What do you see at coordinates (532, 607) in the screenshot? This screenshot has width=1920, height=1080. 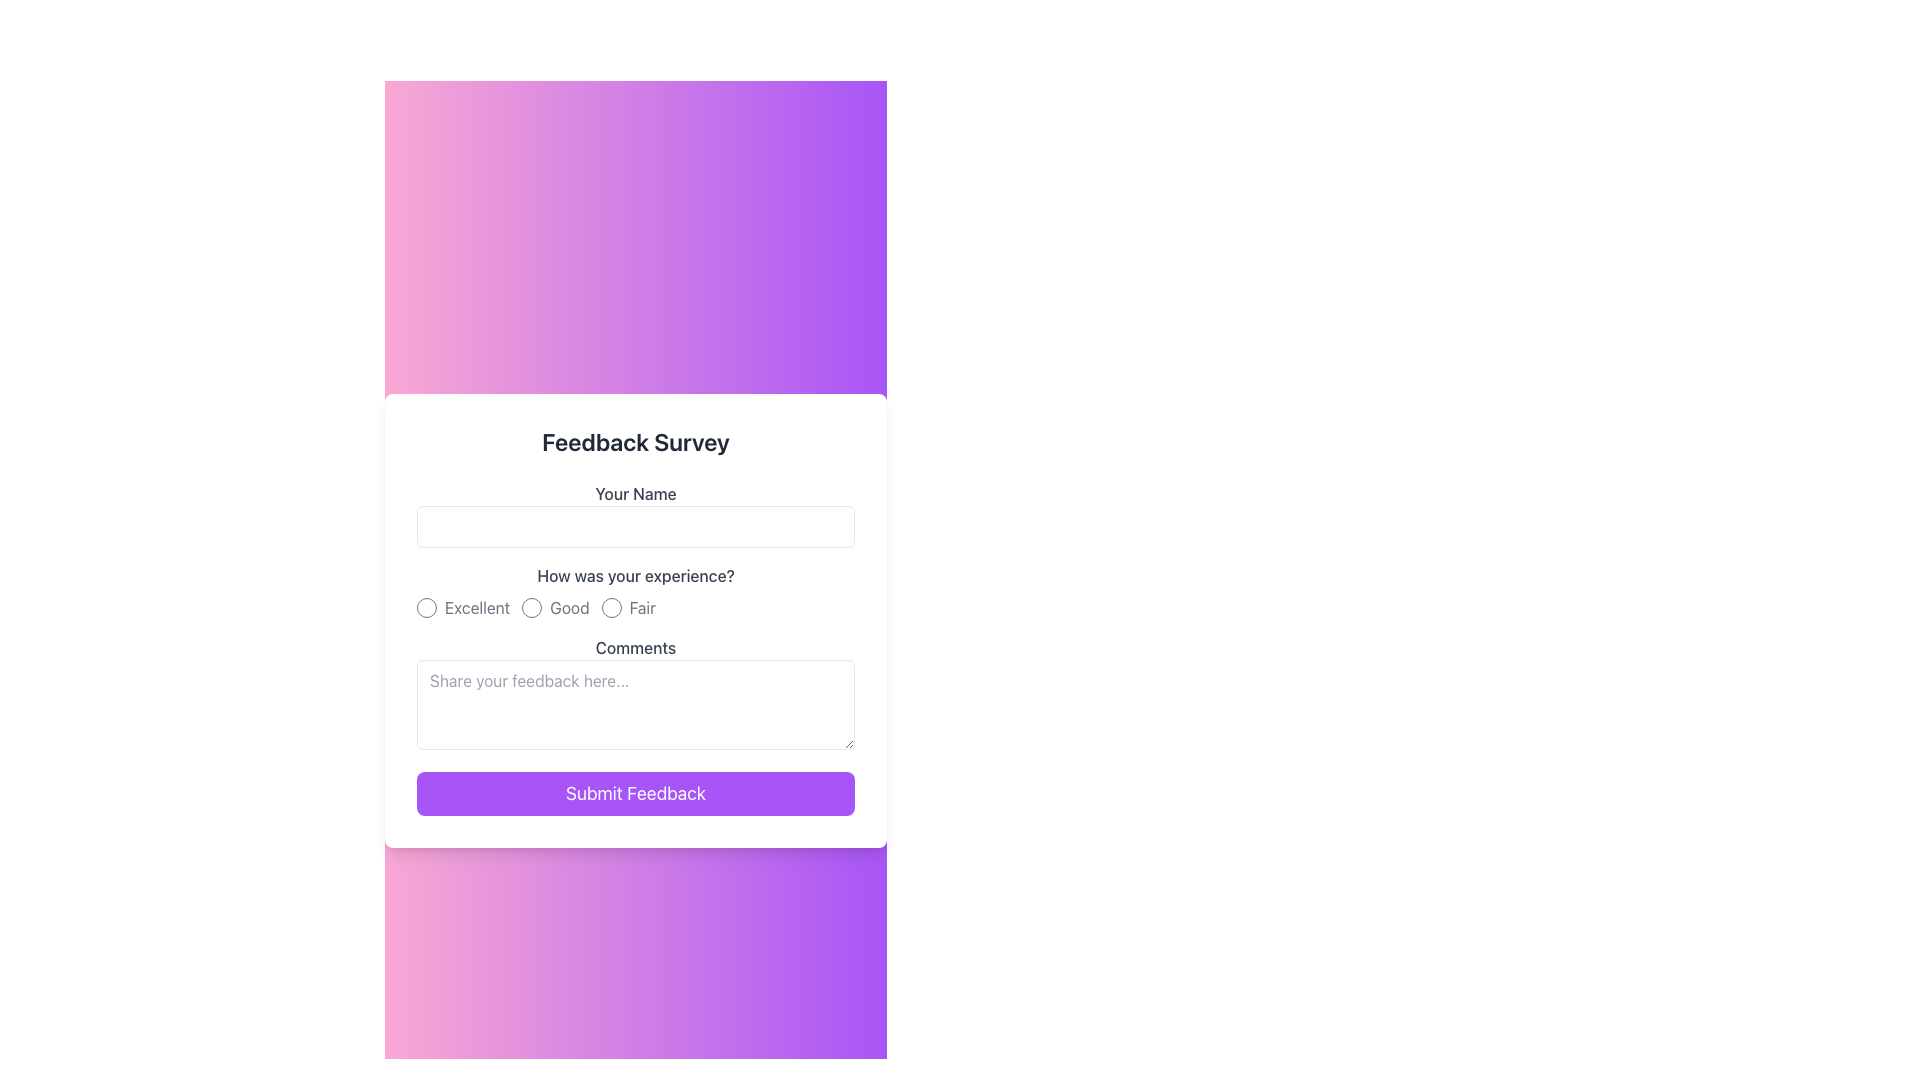 I see `the second radio button labeled 'Good'` at bounding box center [532, 607].